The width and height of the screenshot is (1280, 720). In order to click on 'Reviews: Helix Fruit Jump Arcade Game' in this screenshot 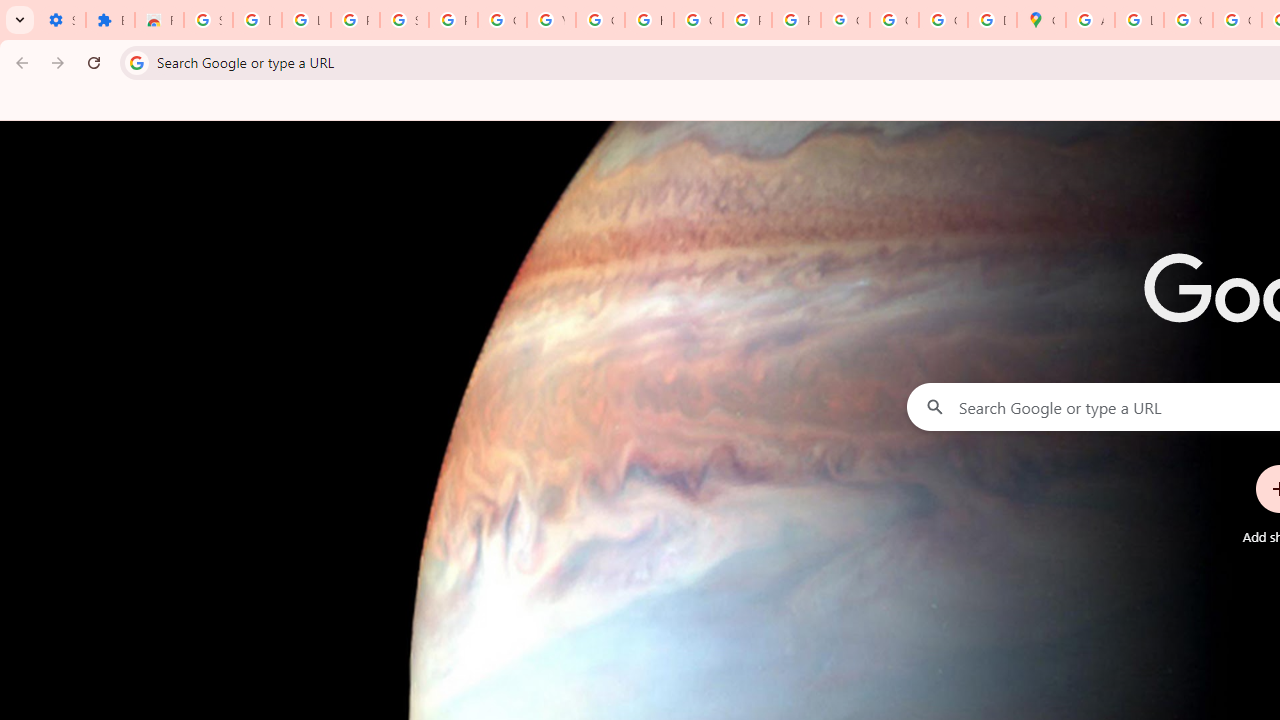, I will do `click(158, 20)`.